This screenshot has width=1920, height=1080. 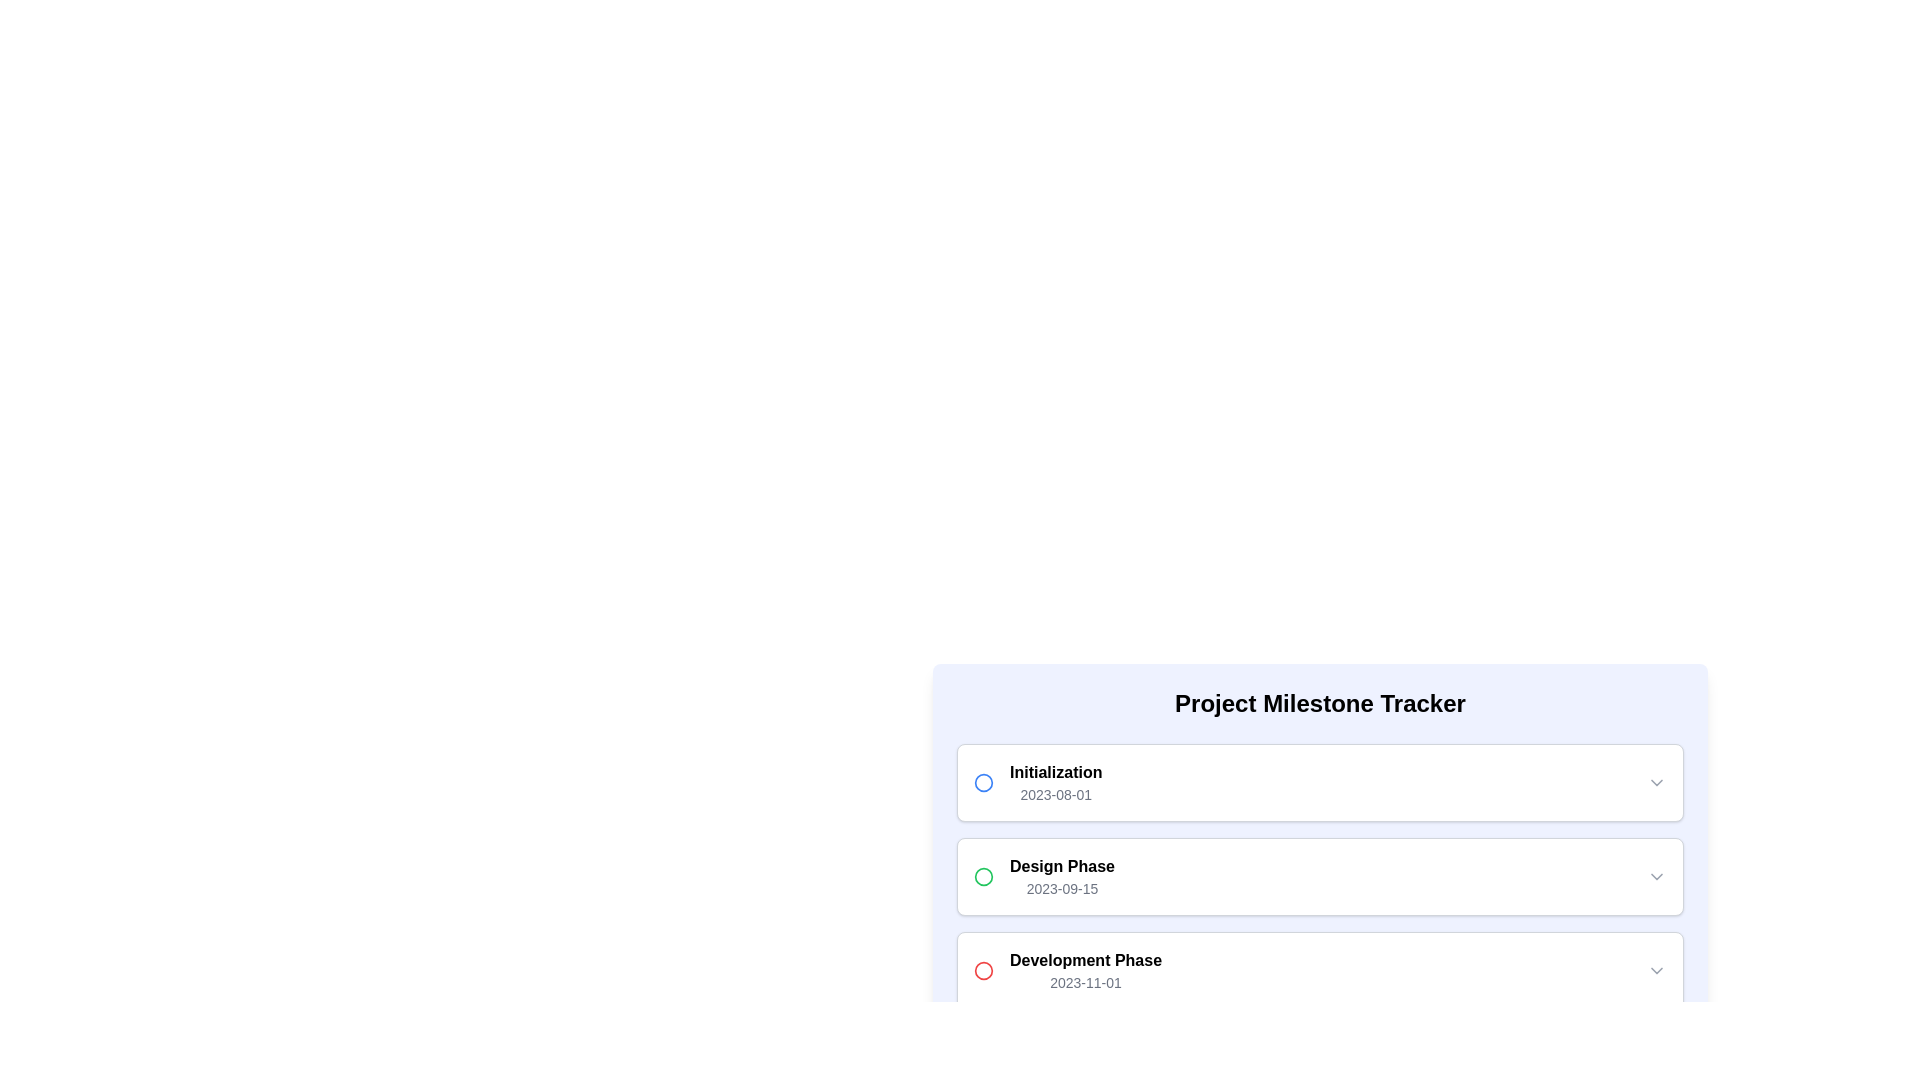 What do you see at coordinates (1061, 866) in the screenshot?
I see `the content of the text label that contains the bold text 'Design Phase', located in the second block of the project milestone tracker, positioned between 'Initialization' and 'Development Phase'` at bounding box center [1061, 866].